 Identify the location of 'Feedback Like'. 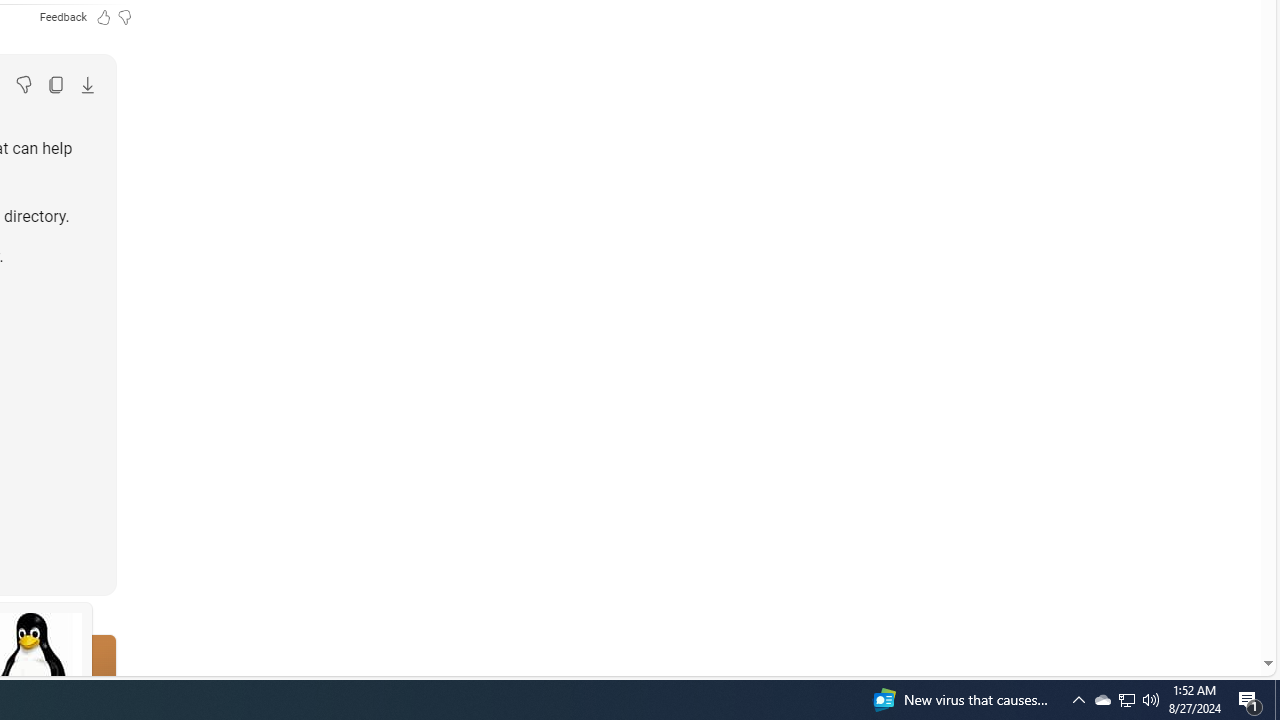
(102, 16).